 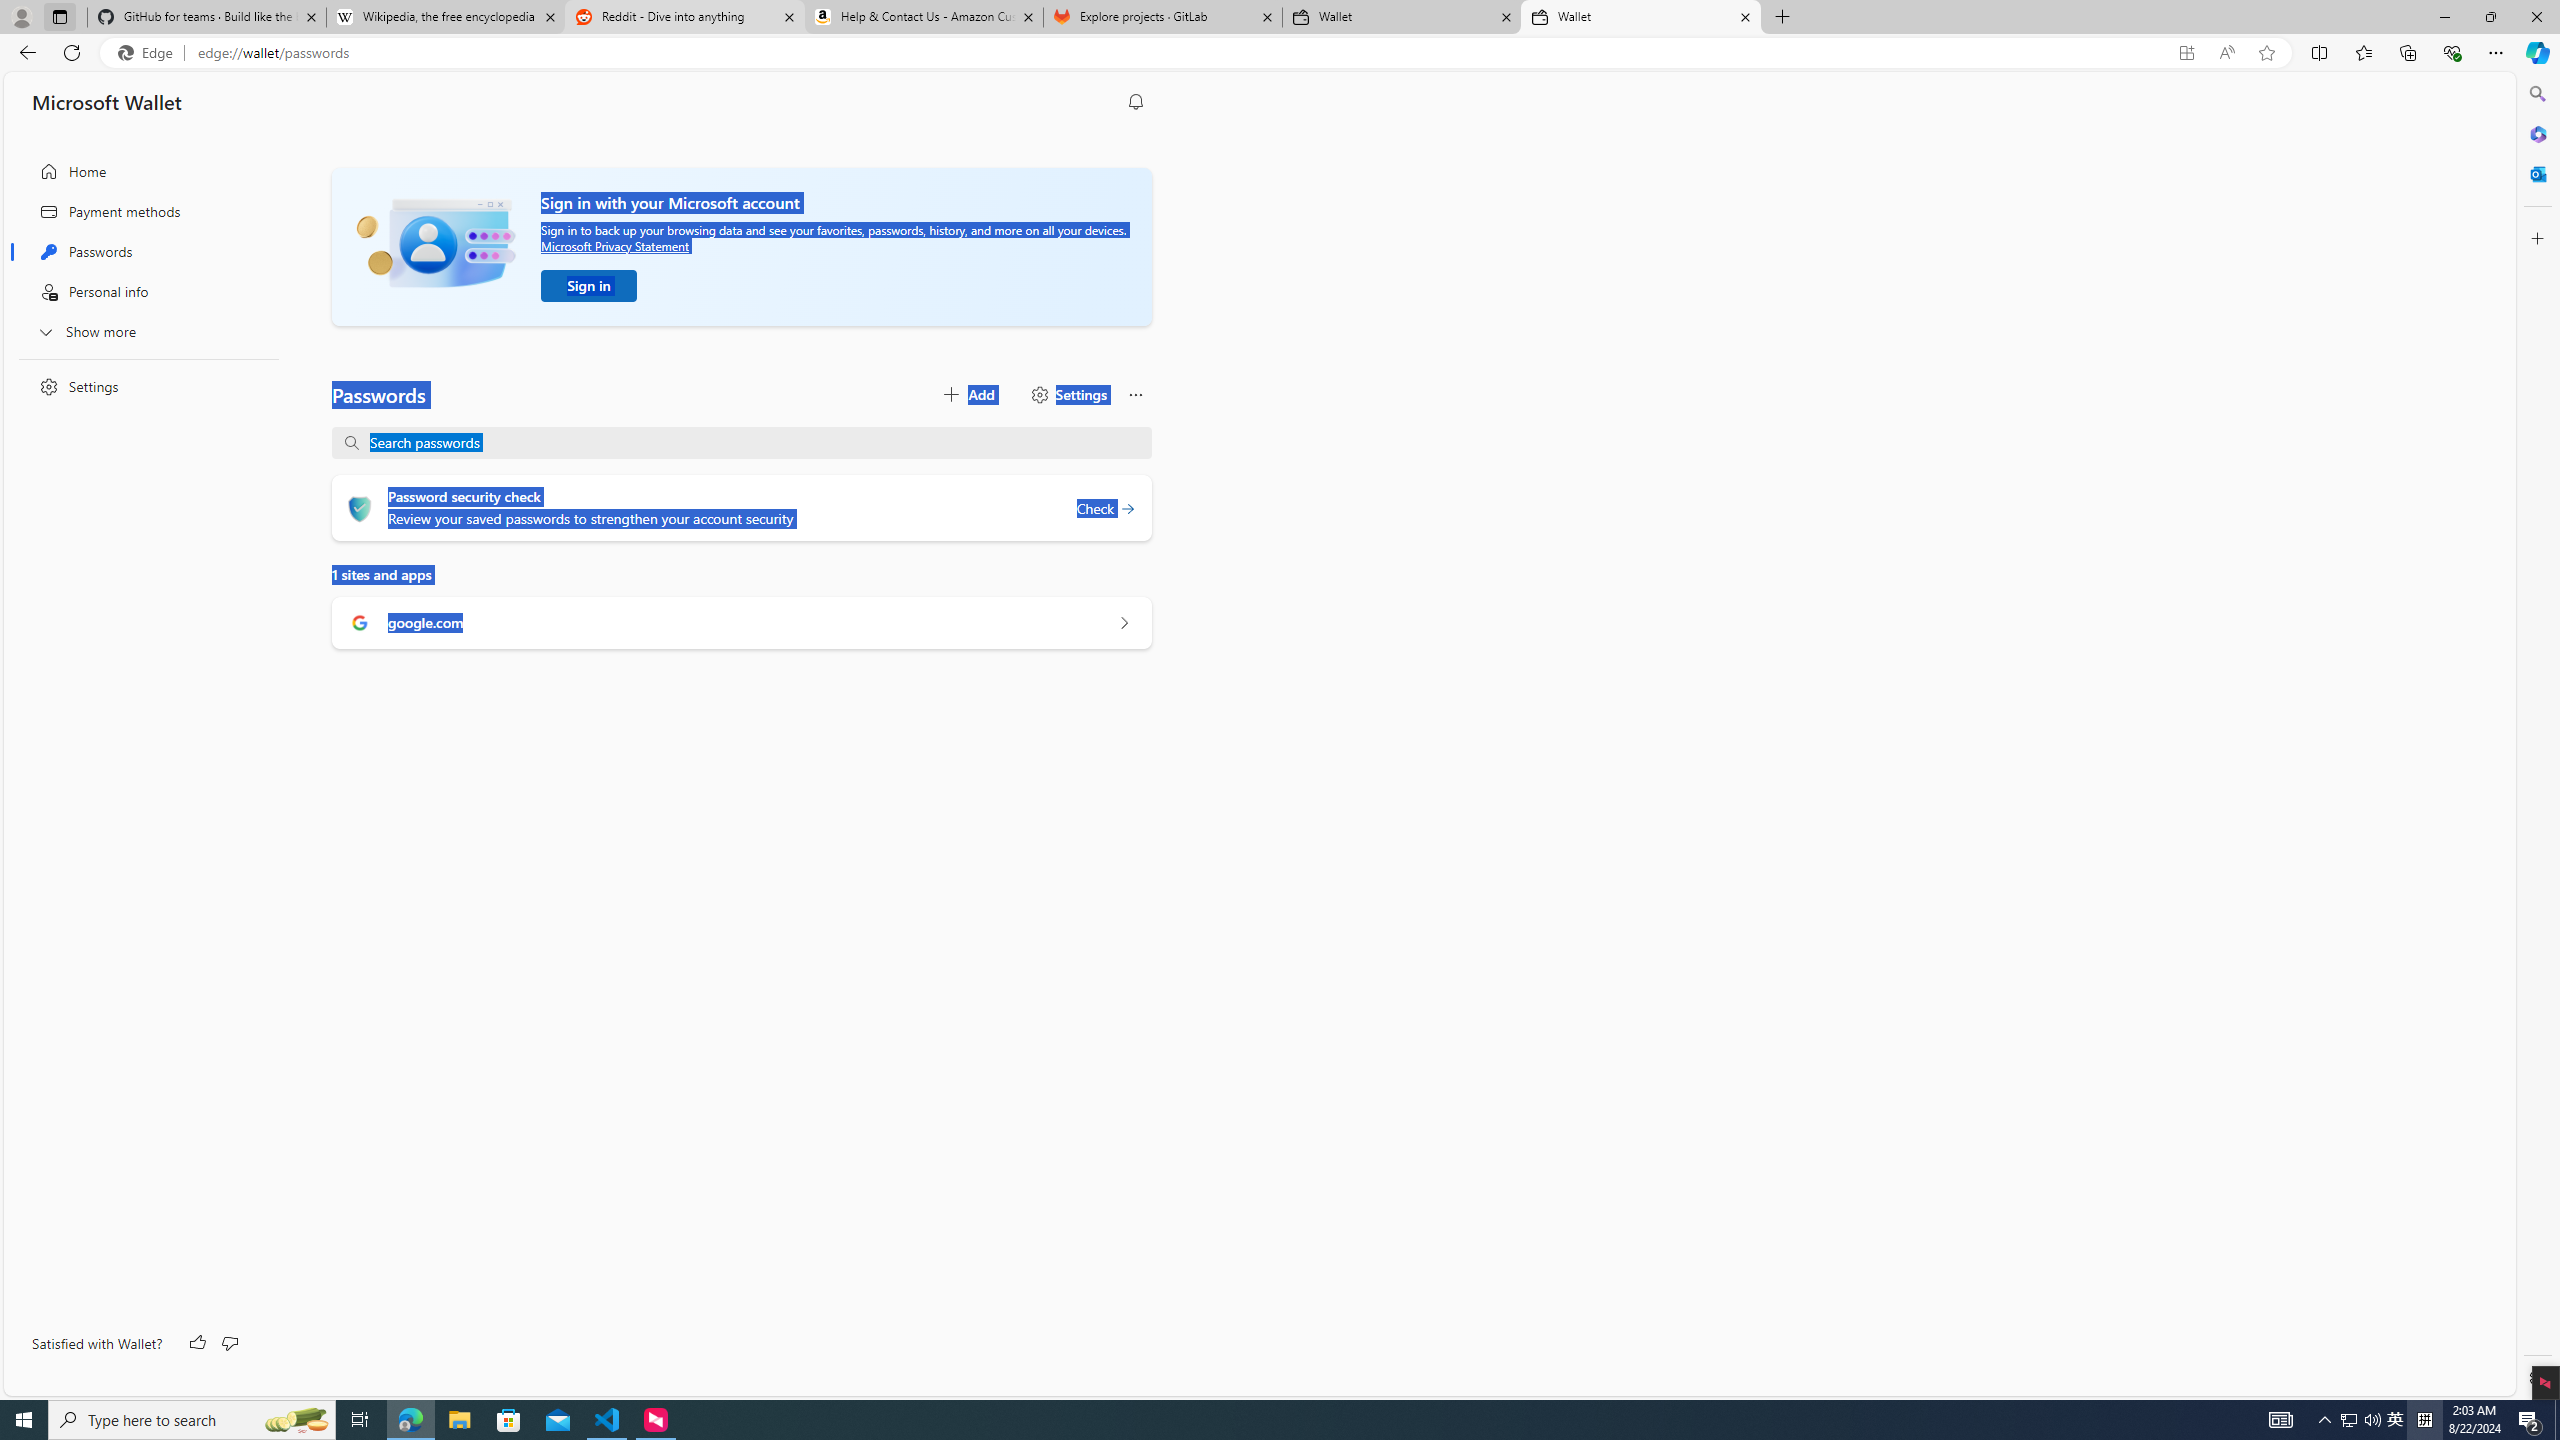 I want to click on 'Sign in', so click(x=587, y=286).